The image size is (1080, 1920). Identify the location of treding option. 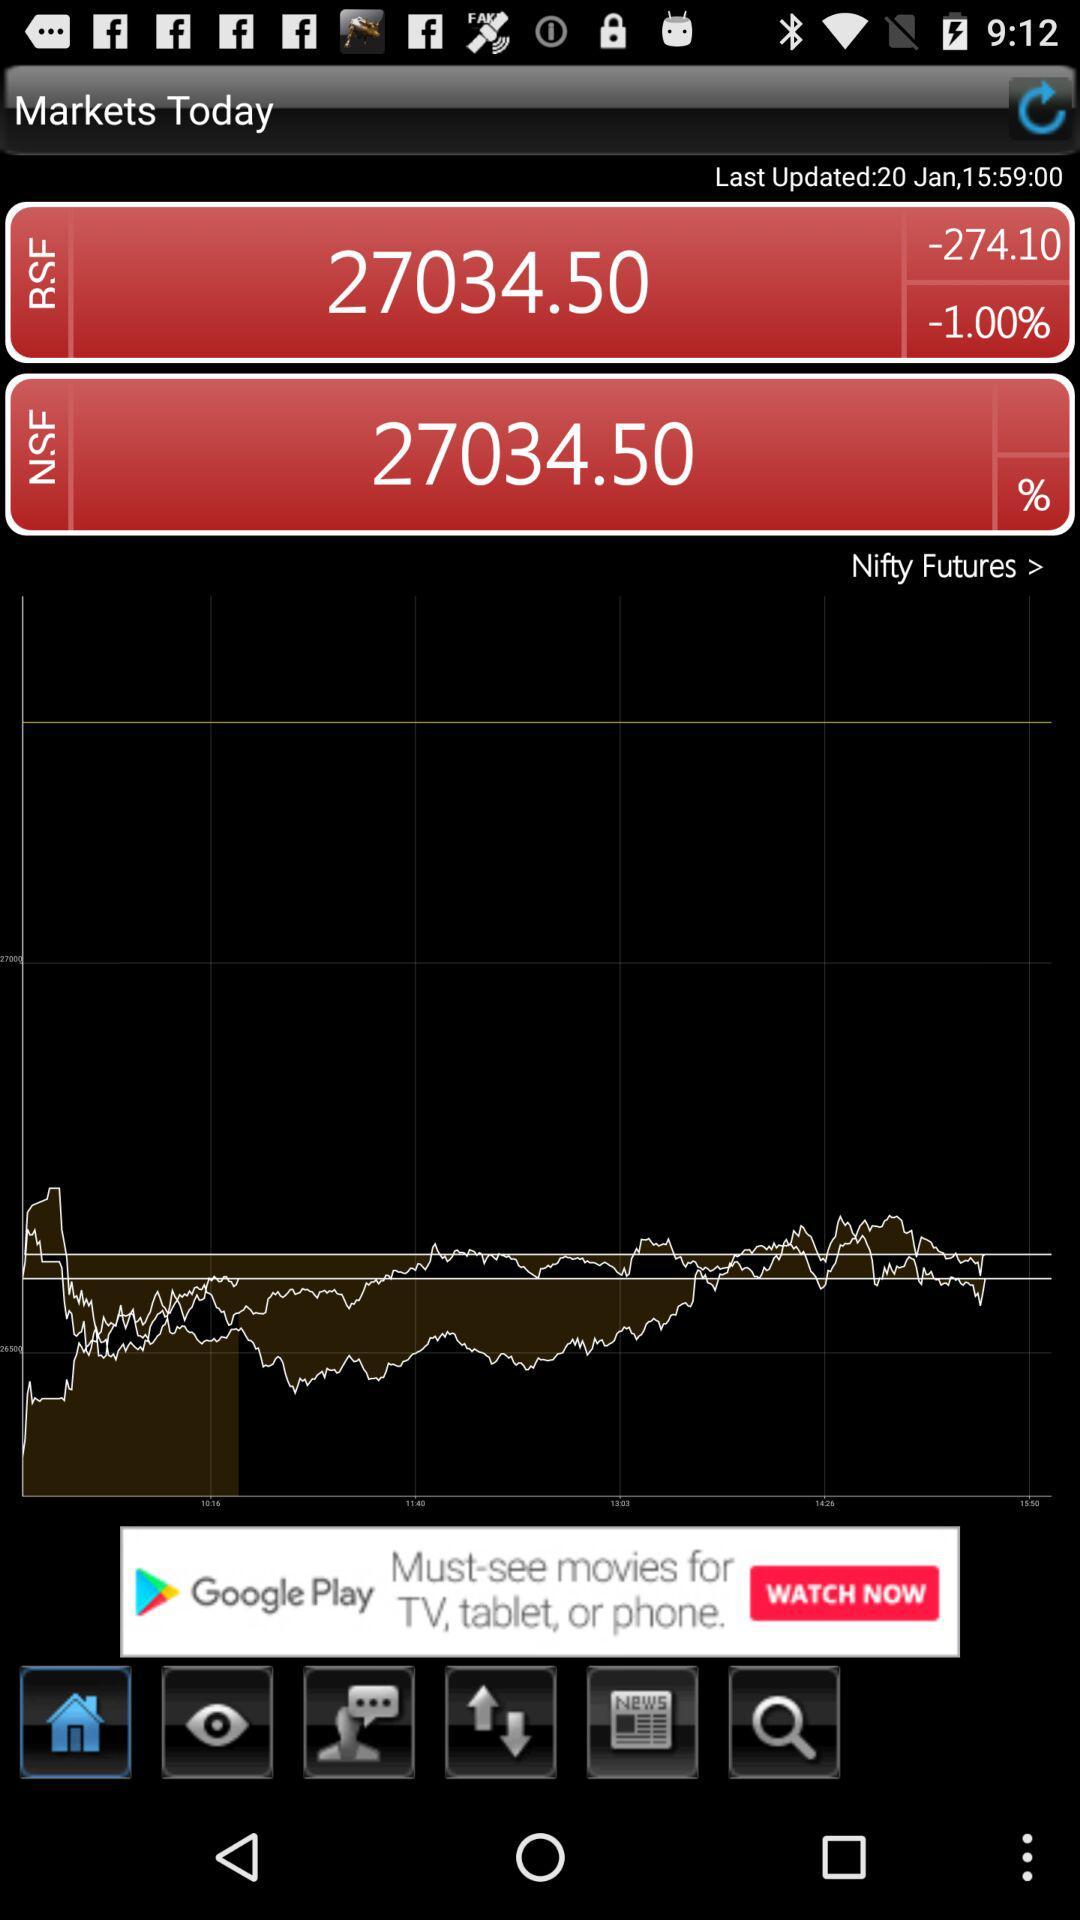
(500, 1727).